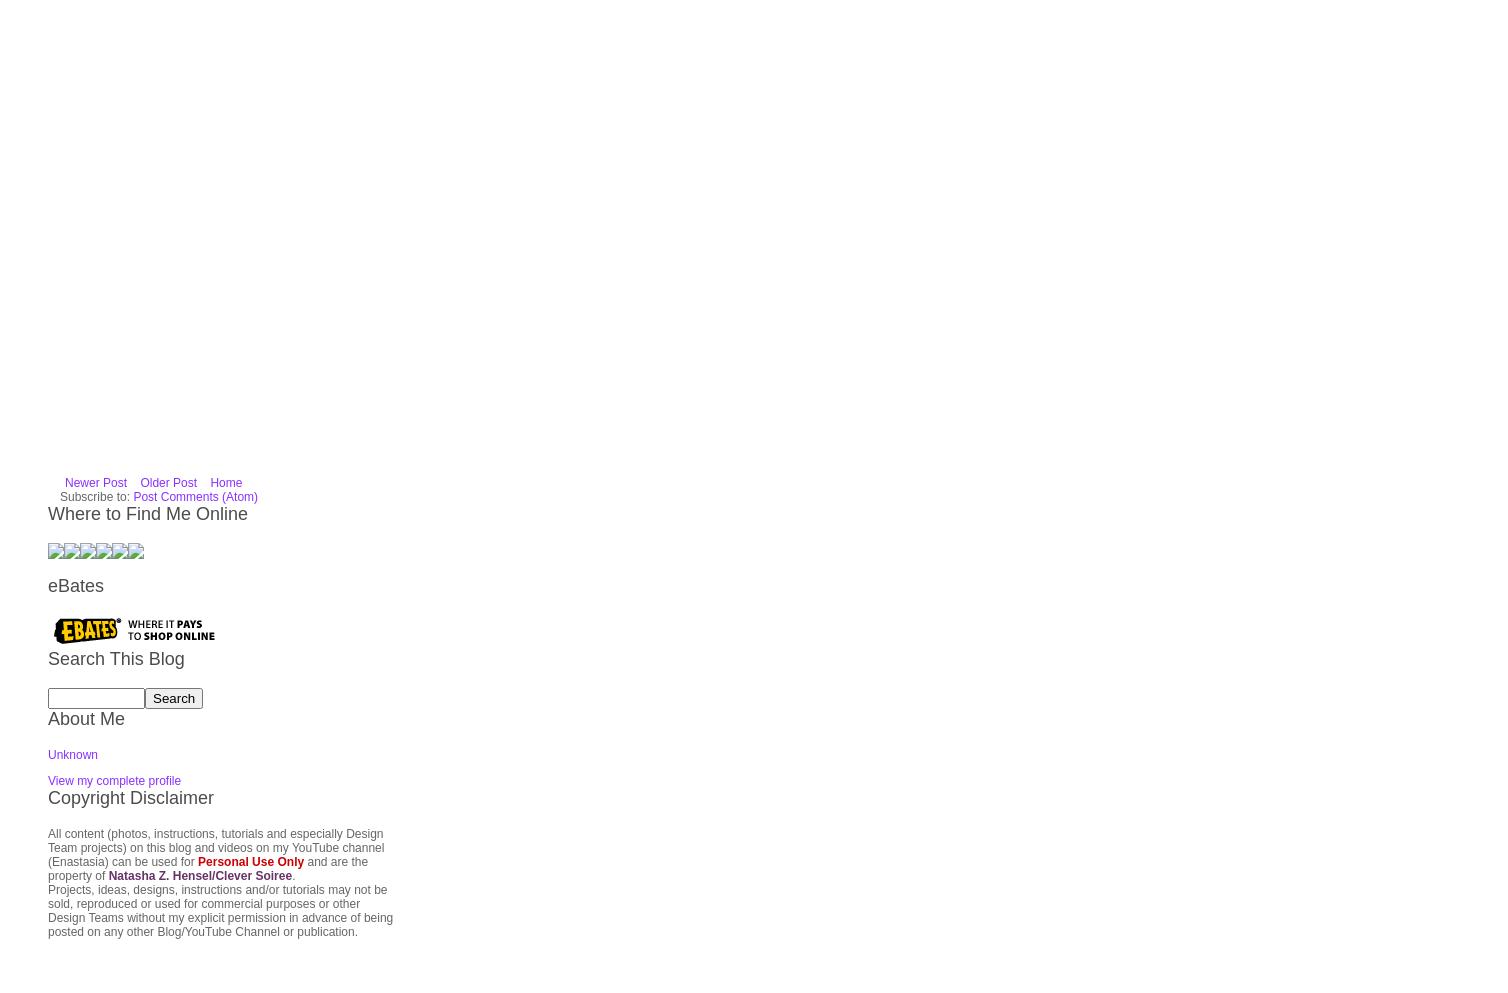  What do you see at coordinates (147, 274) in the screenshot?
I see `'Where to Find Me Online'` at bounding box center [147, 274].